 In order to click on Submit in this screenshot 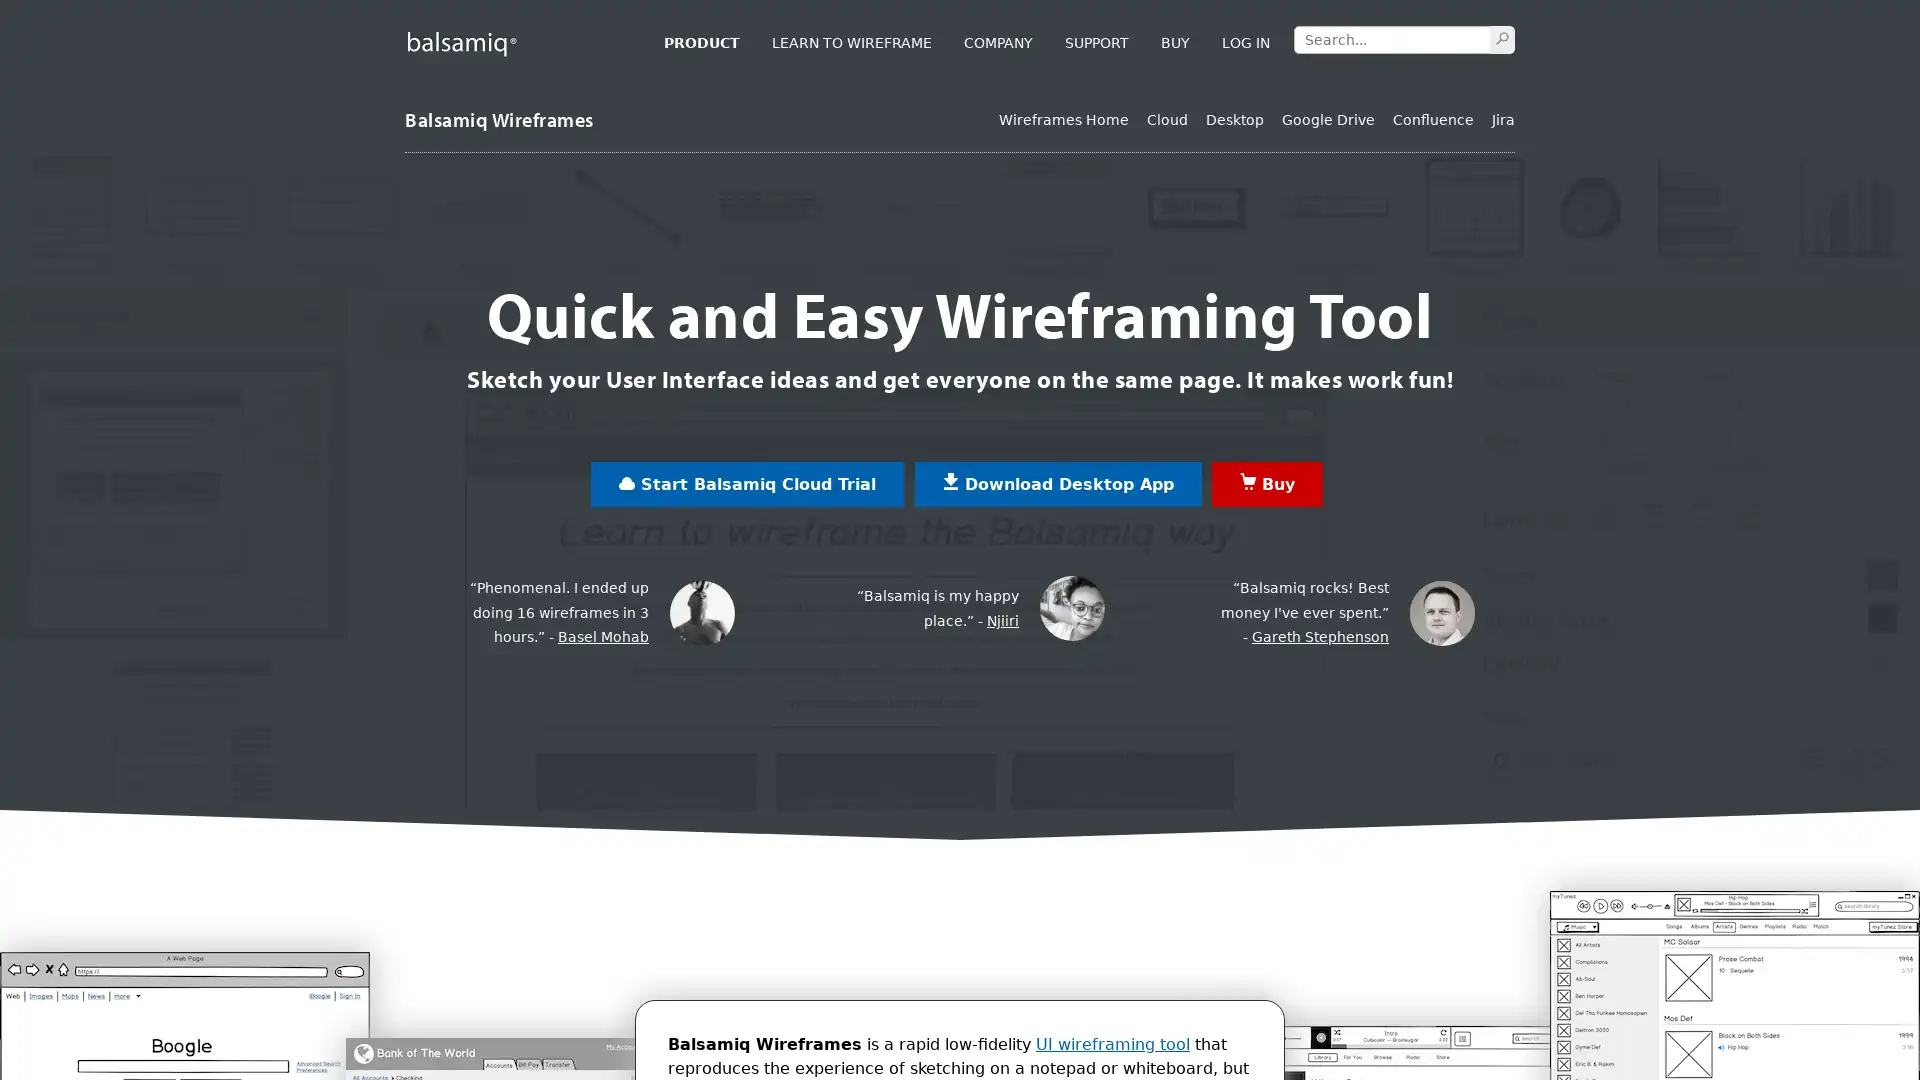, I will do `click(1502, 38)`.